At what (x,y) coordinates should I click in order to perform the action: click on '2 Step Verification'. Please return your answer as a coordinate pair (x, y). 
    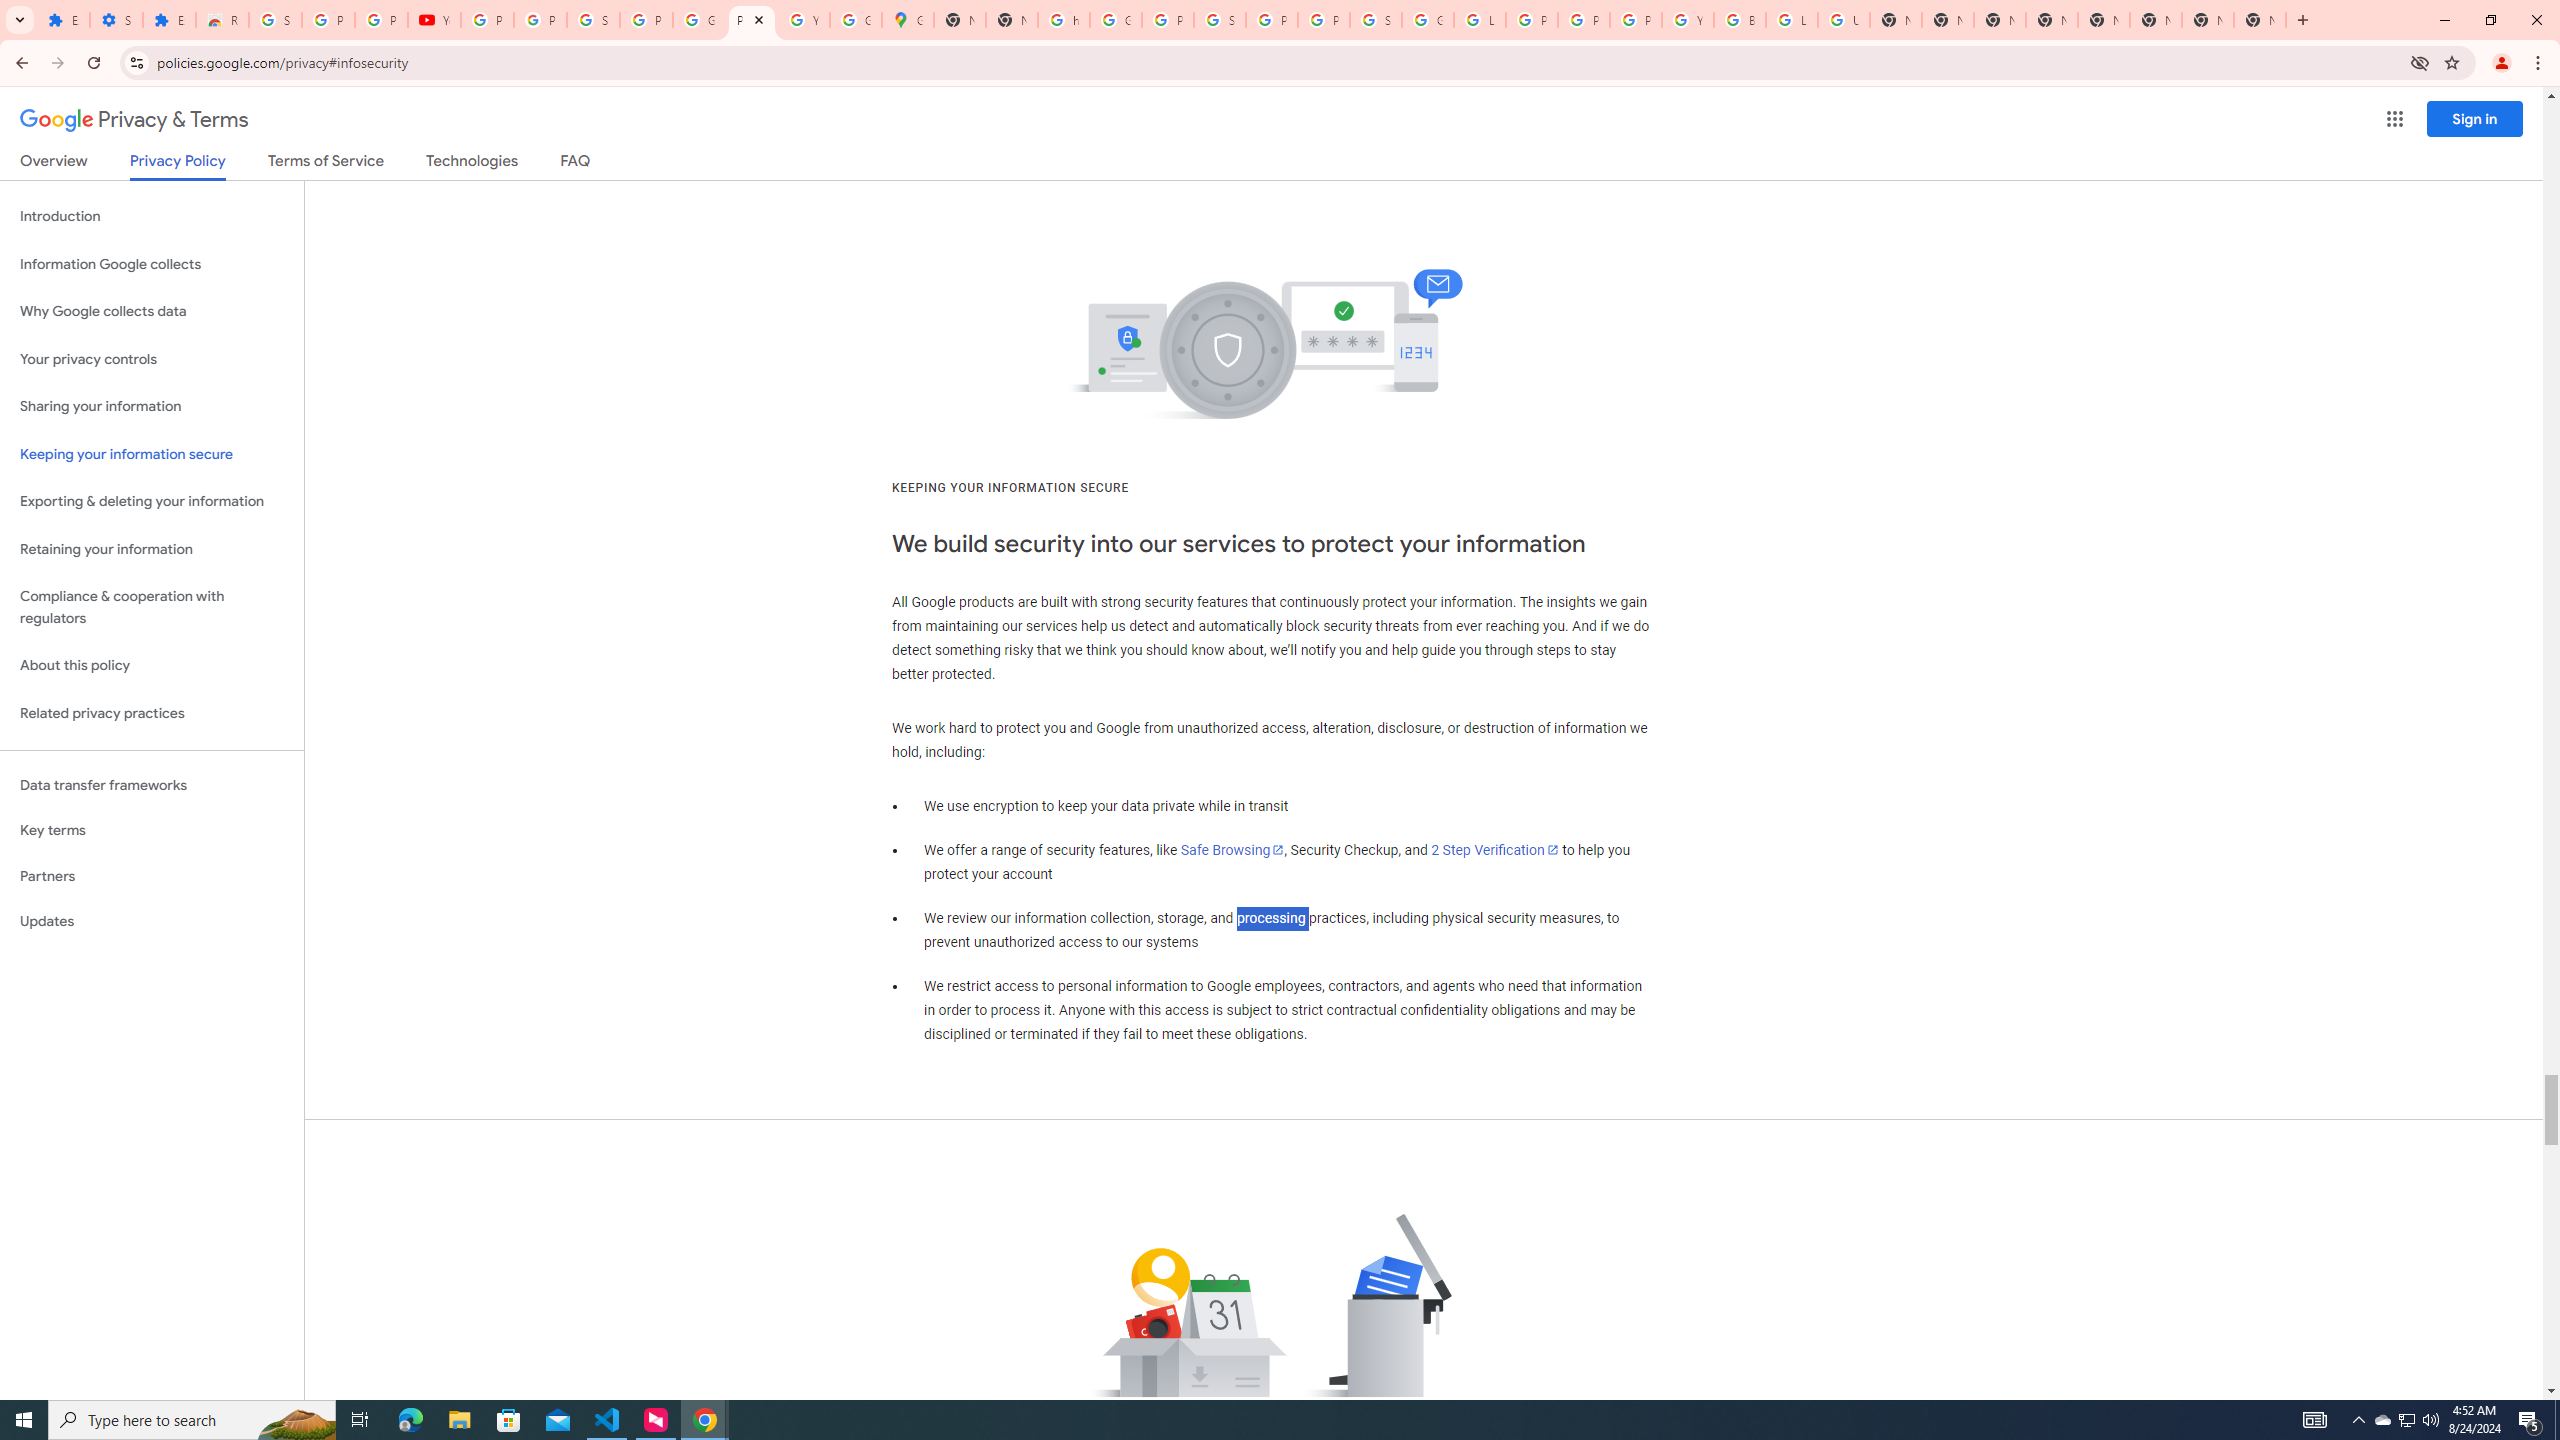
    Looking at the image, I should click on (1495, 850).